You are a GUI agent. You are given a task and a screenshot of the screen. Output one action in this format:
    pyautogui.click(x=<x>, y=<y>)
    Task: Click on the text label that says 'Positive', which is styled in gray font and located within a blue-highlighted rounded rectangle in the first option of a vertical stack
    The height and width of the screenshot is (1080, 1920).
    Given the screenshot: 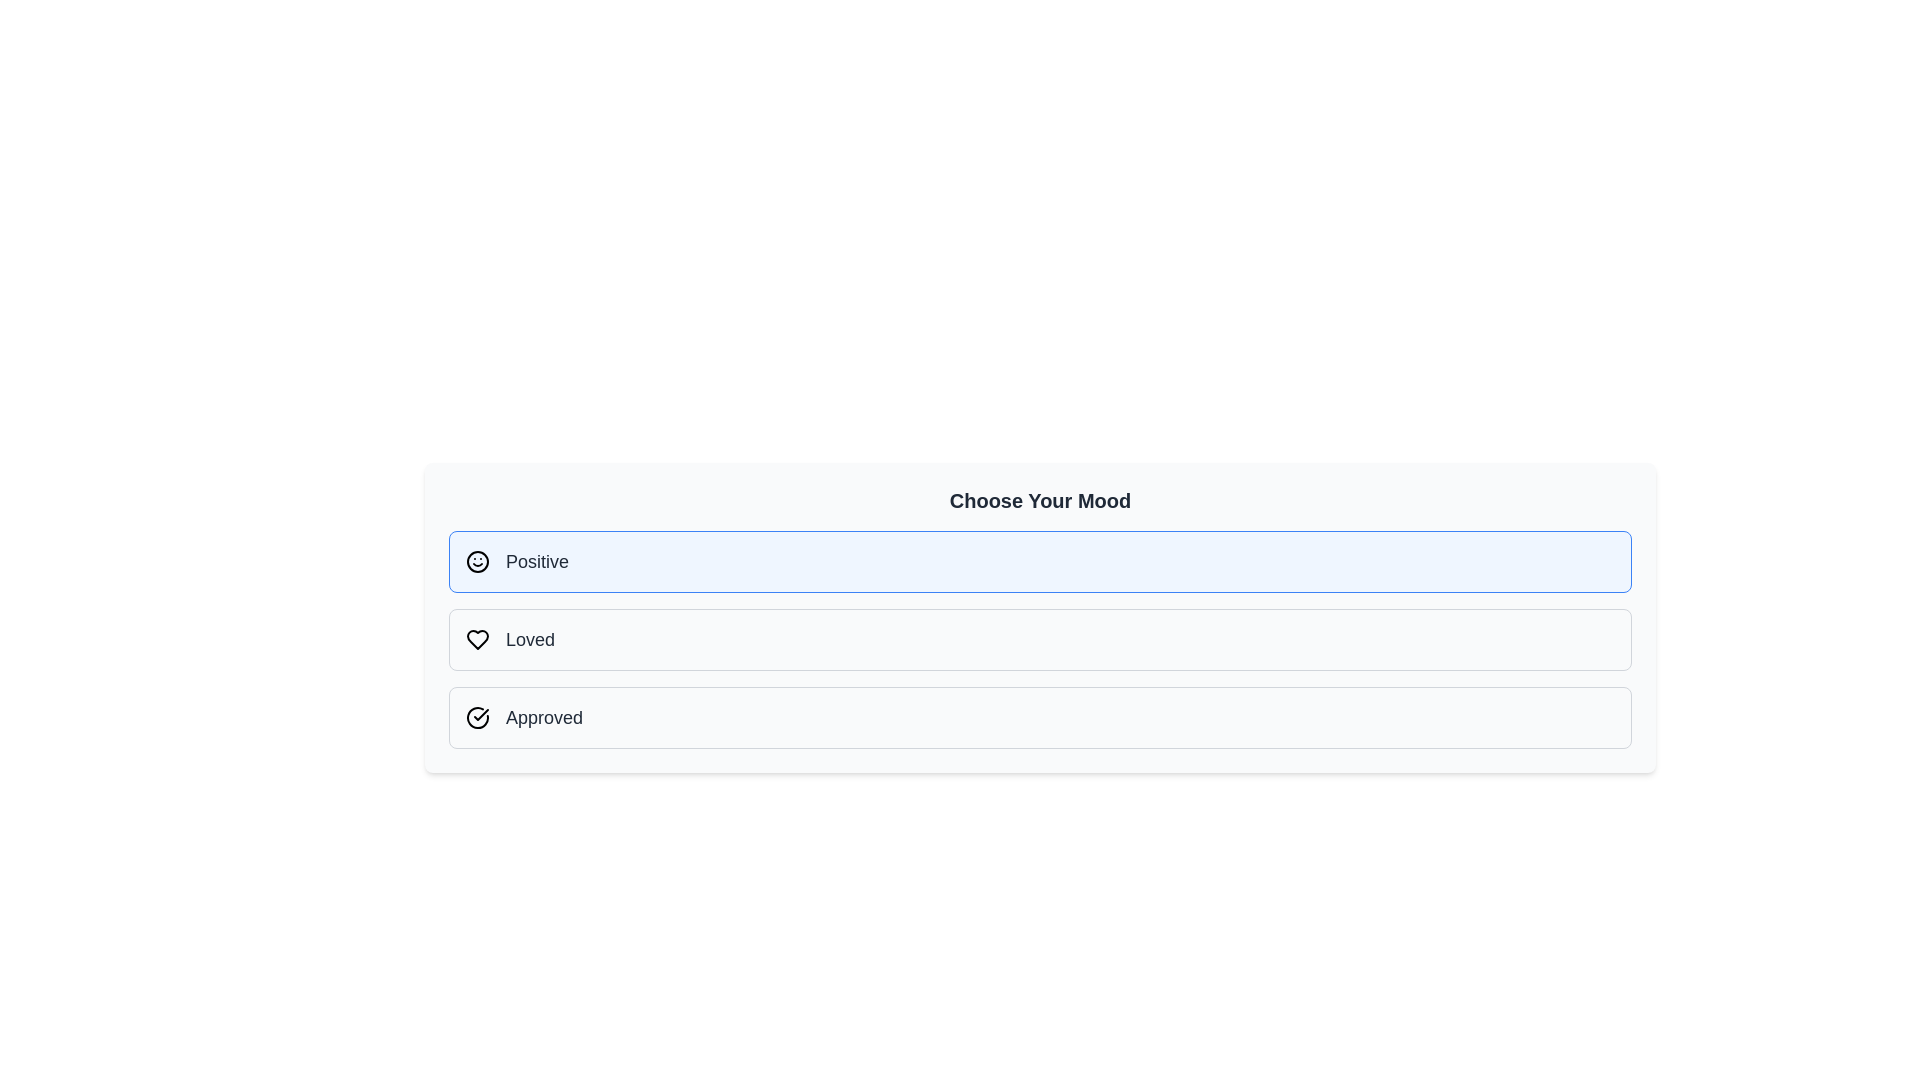 What is the action you would take?
    pyautogui.click(x=537, y=562)
    